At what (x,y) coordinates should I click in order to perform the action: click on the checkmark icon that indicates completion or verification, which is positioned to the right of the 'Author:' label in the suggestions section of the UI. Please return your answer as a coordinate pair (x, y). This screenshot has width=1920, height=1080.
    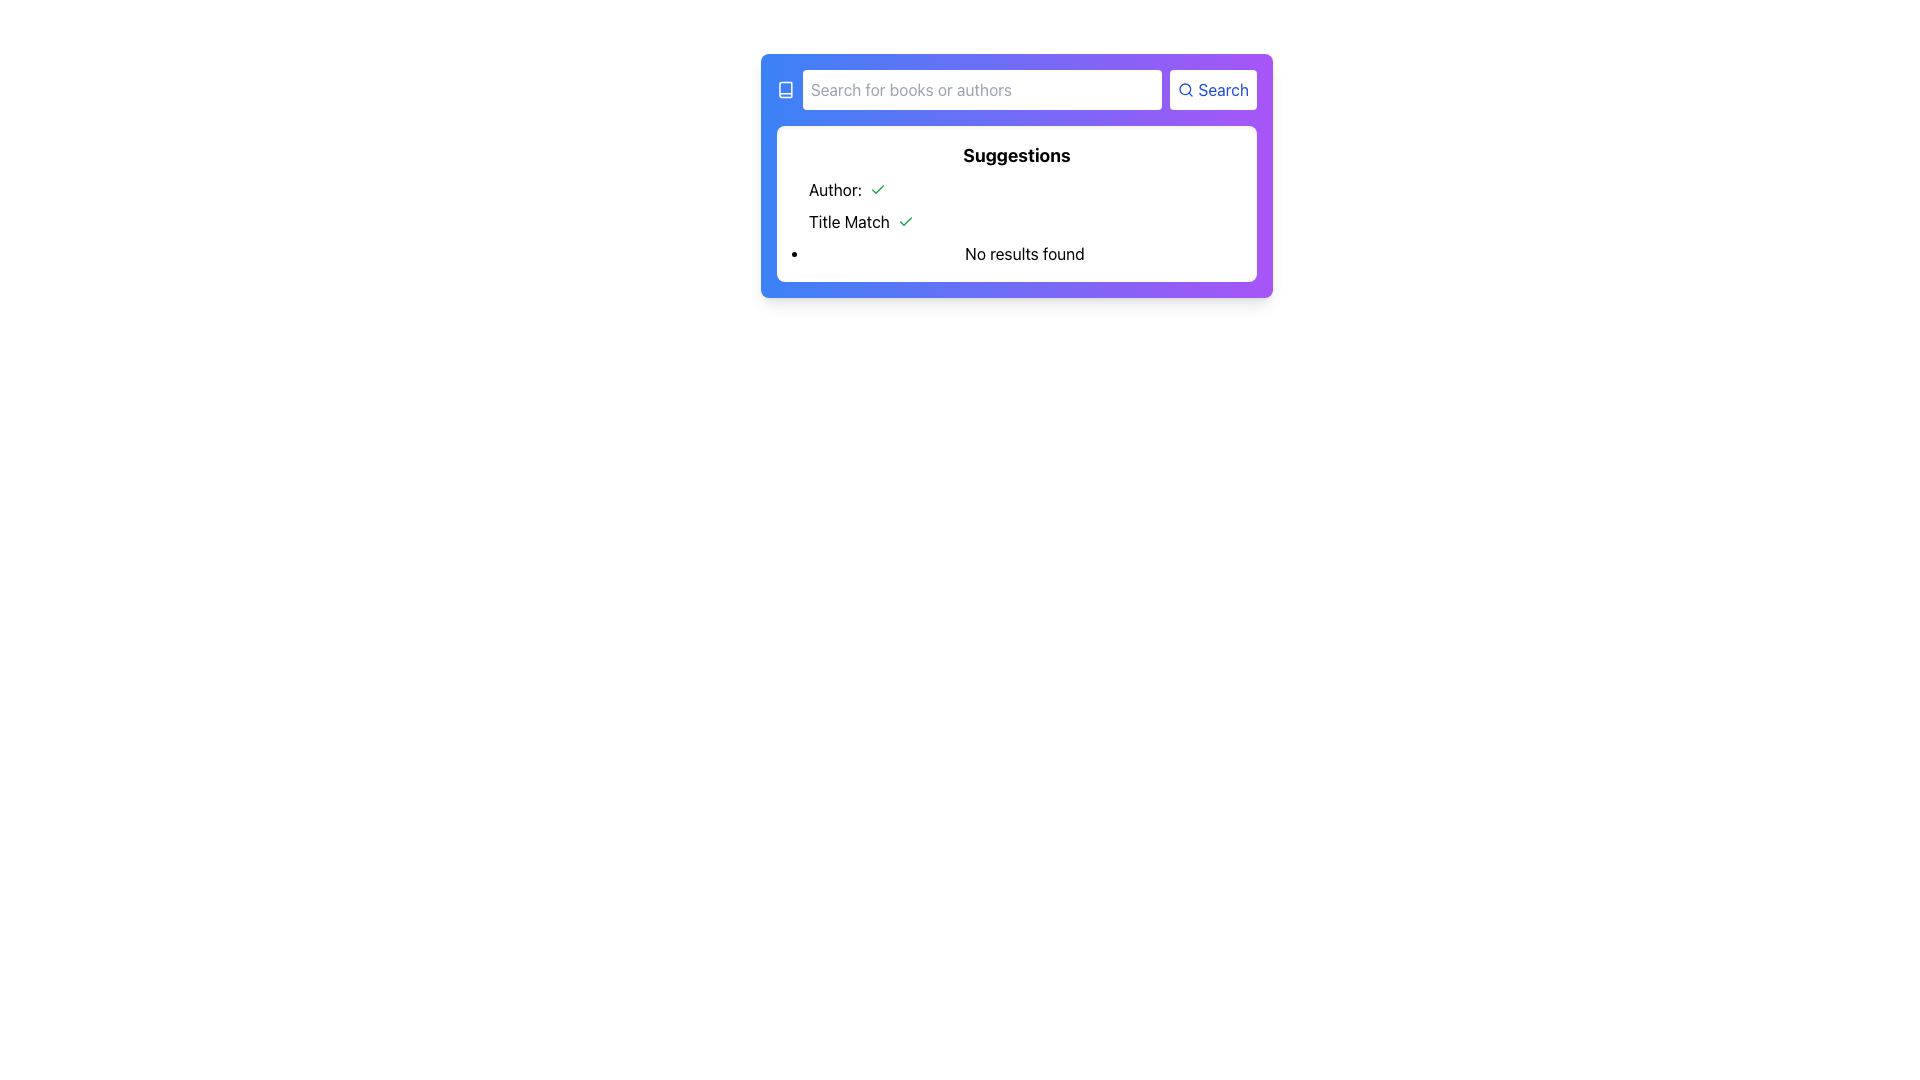
    Looking at the image, I should click on (878, 189).